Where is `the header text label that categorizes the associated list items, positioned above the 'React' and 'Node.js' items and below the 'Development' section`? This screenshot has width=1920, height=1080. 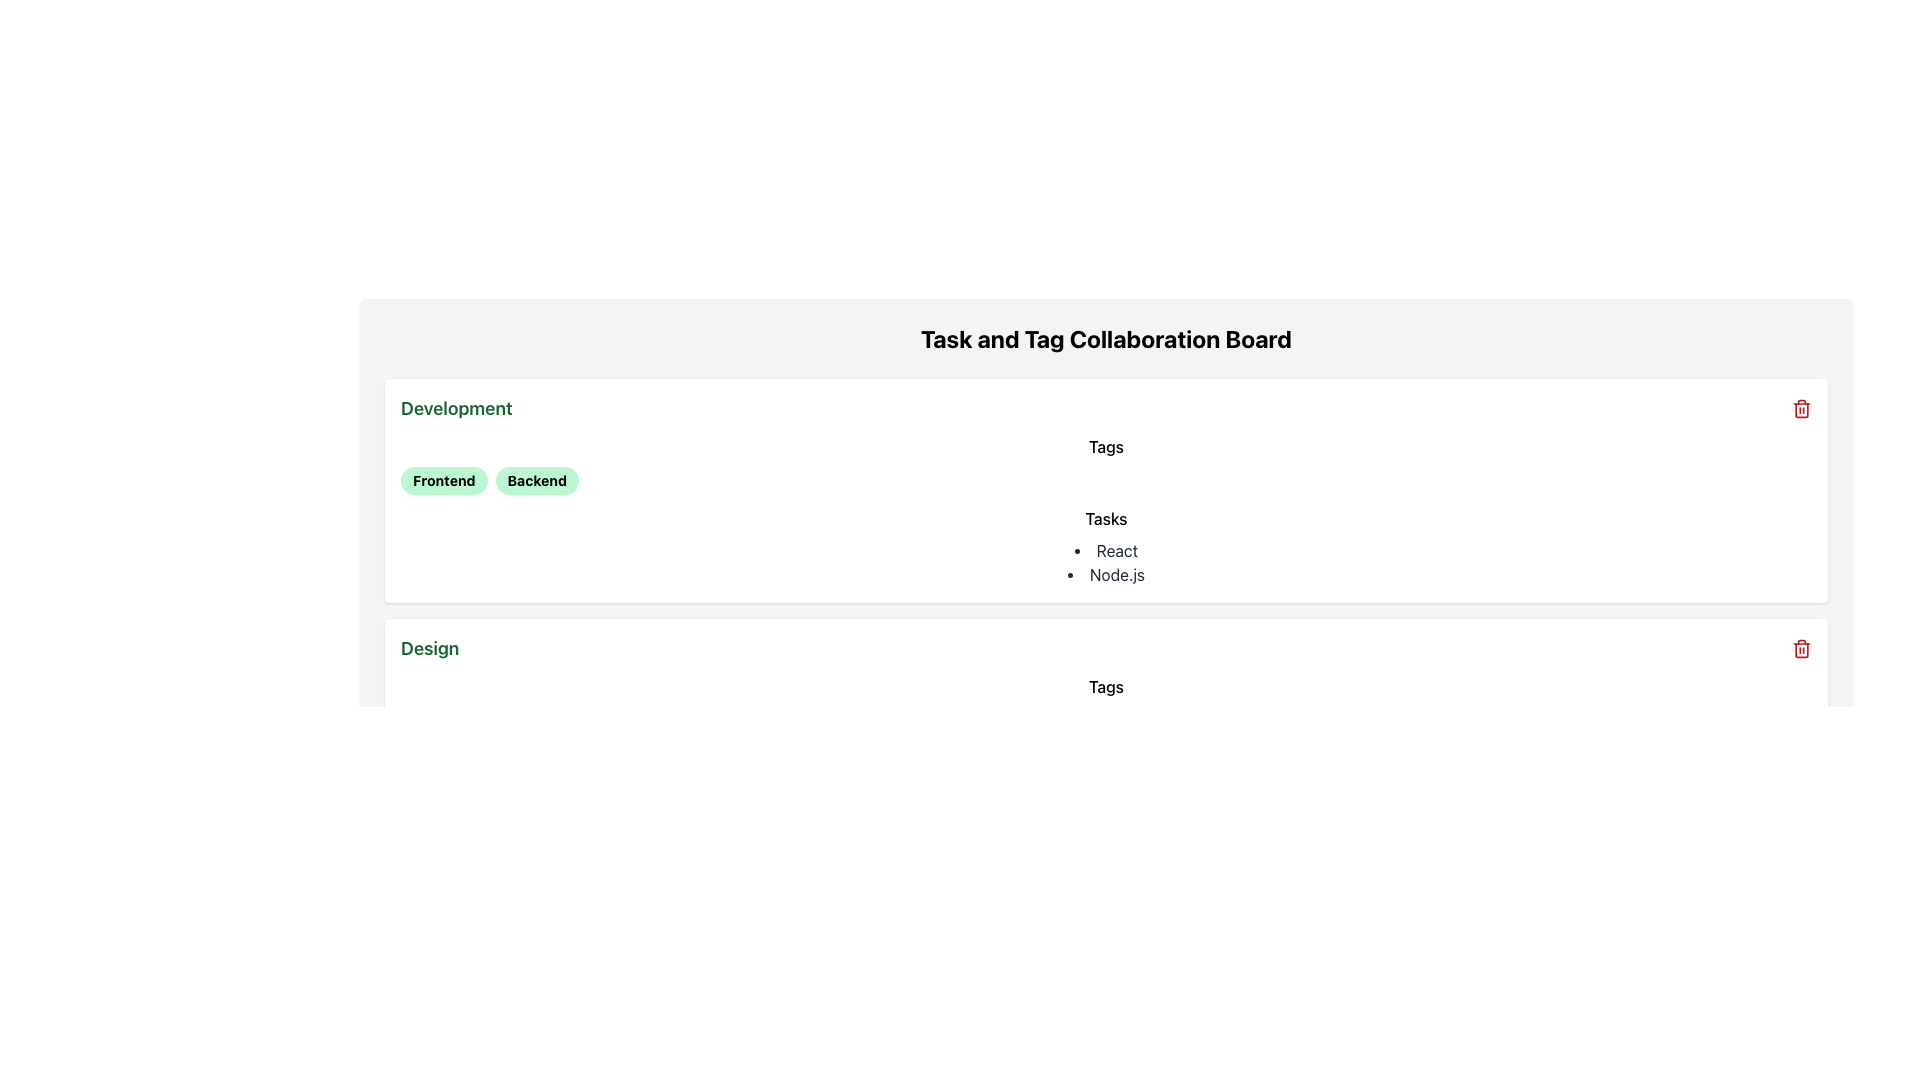 the header text label that categorizes the associated list items, positioned above the 'React' and 'Node.js' items and below the 'Development' section is located at coordinates (1105, 518).